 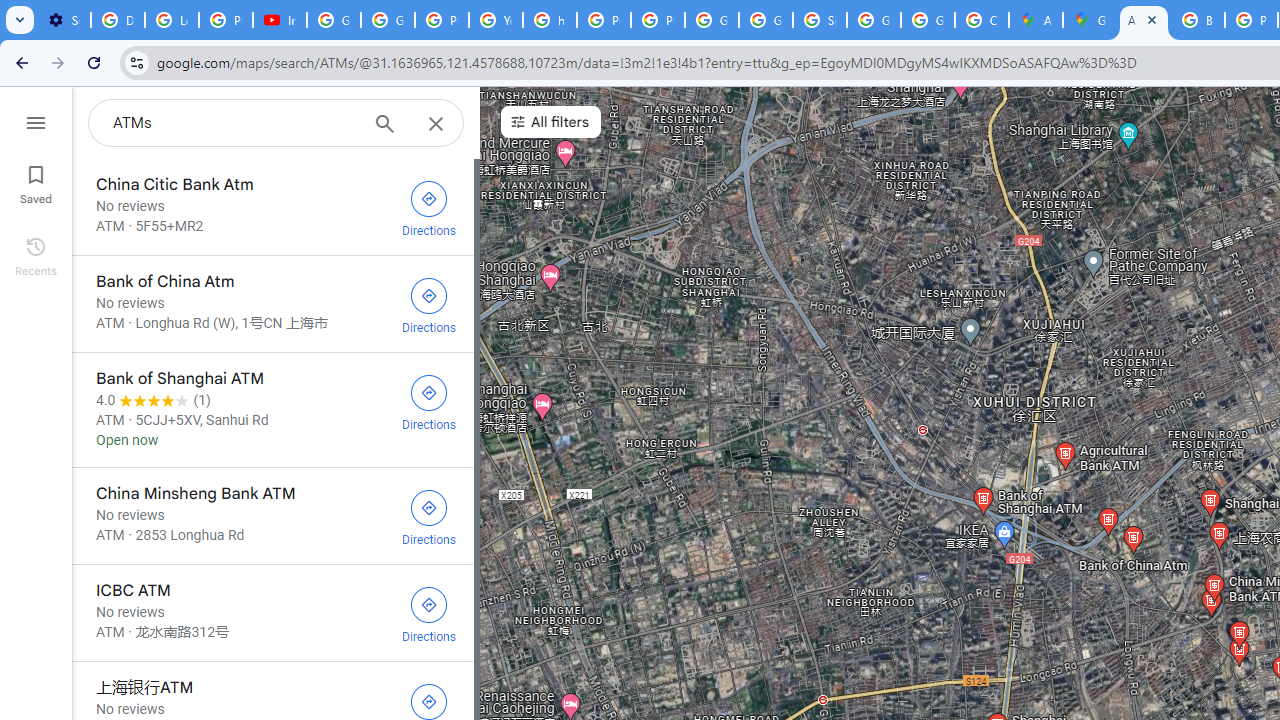 I want to click on 'Recents', so click(x=35, y=253).